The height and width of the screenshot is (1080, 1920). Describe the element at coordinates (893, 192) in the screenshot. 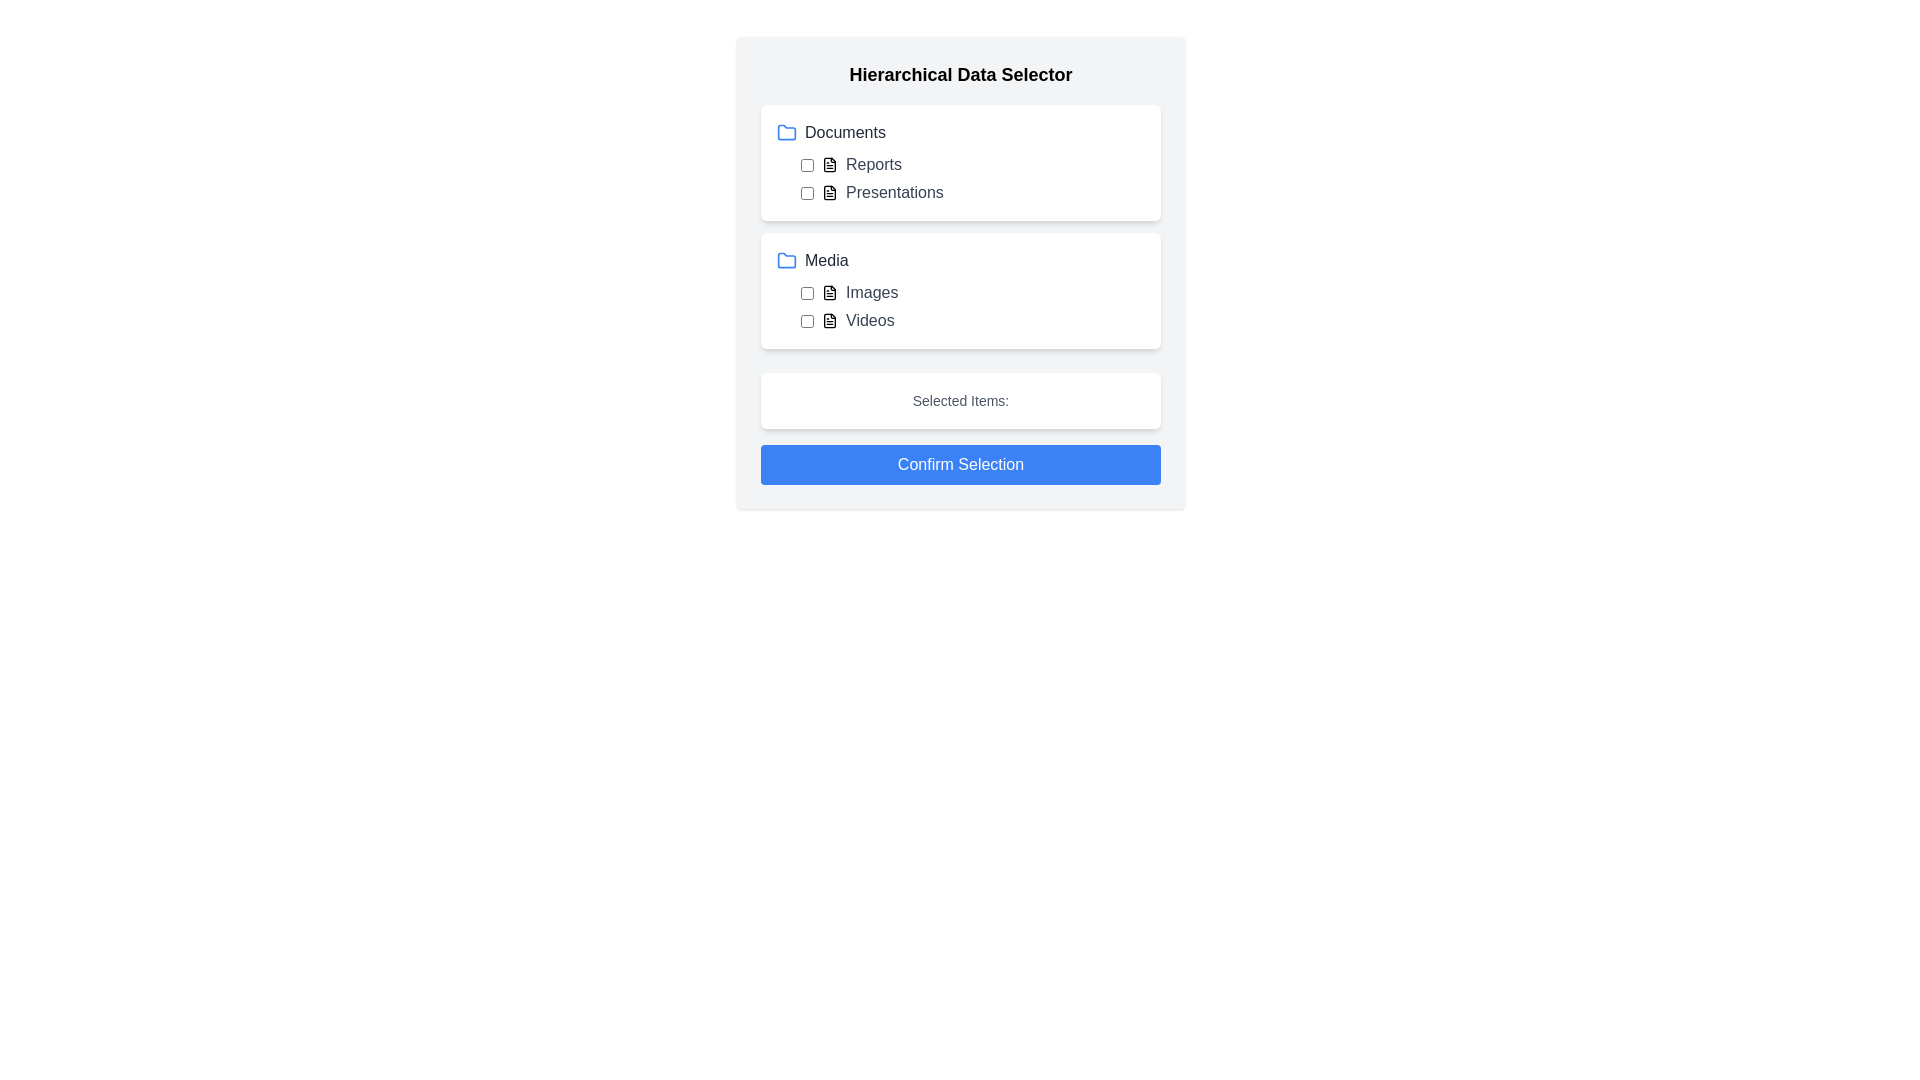

I see `the text label displaying 'Presentations', which is styled in gray and positioned under the 'Documents' category, next to similar items like 'Reports'` at that location.